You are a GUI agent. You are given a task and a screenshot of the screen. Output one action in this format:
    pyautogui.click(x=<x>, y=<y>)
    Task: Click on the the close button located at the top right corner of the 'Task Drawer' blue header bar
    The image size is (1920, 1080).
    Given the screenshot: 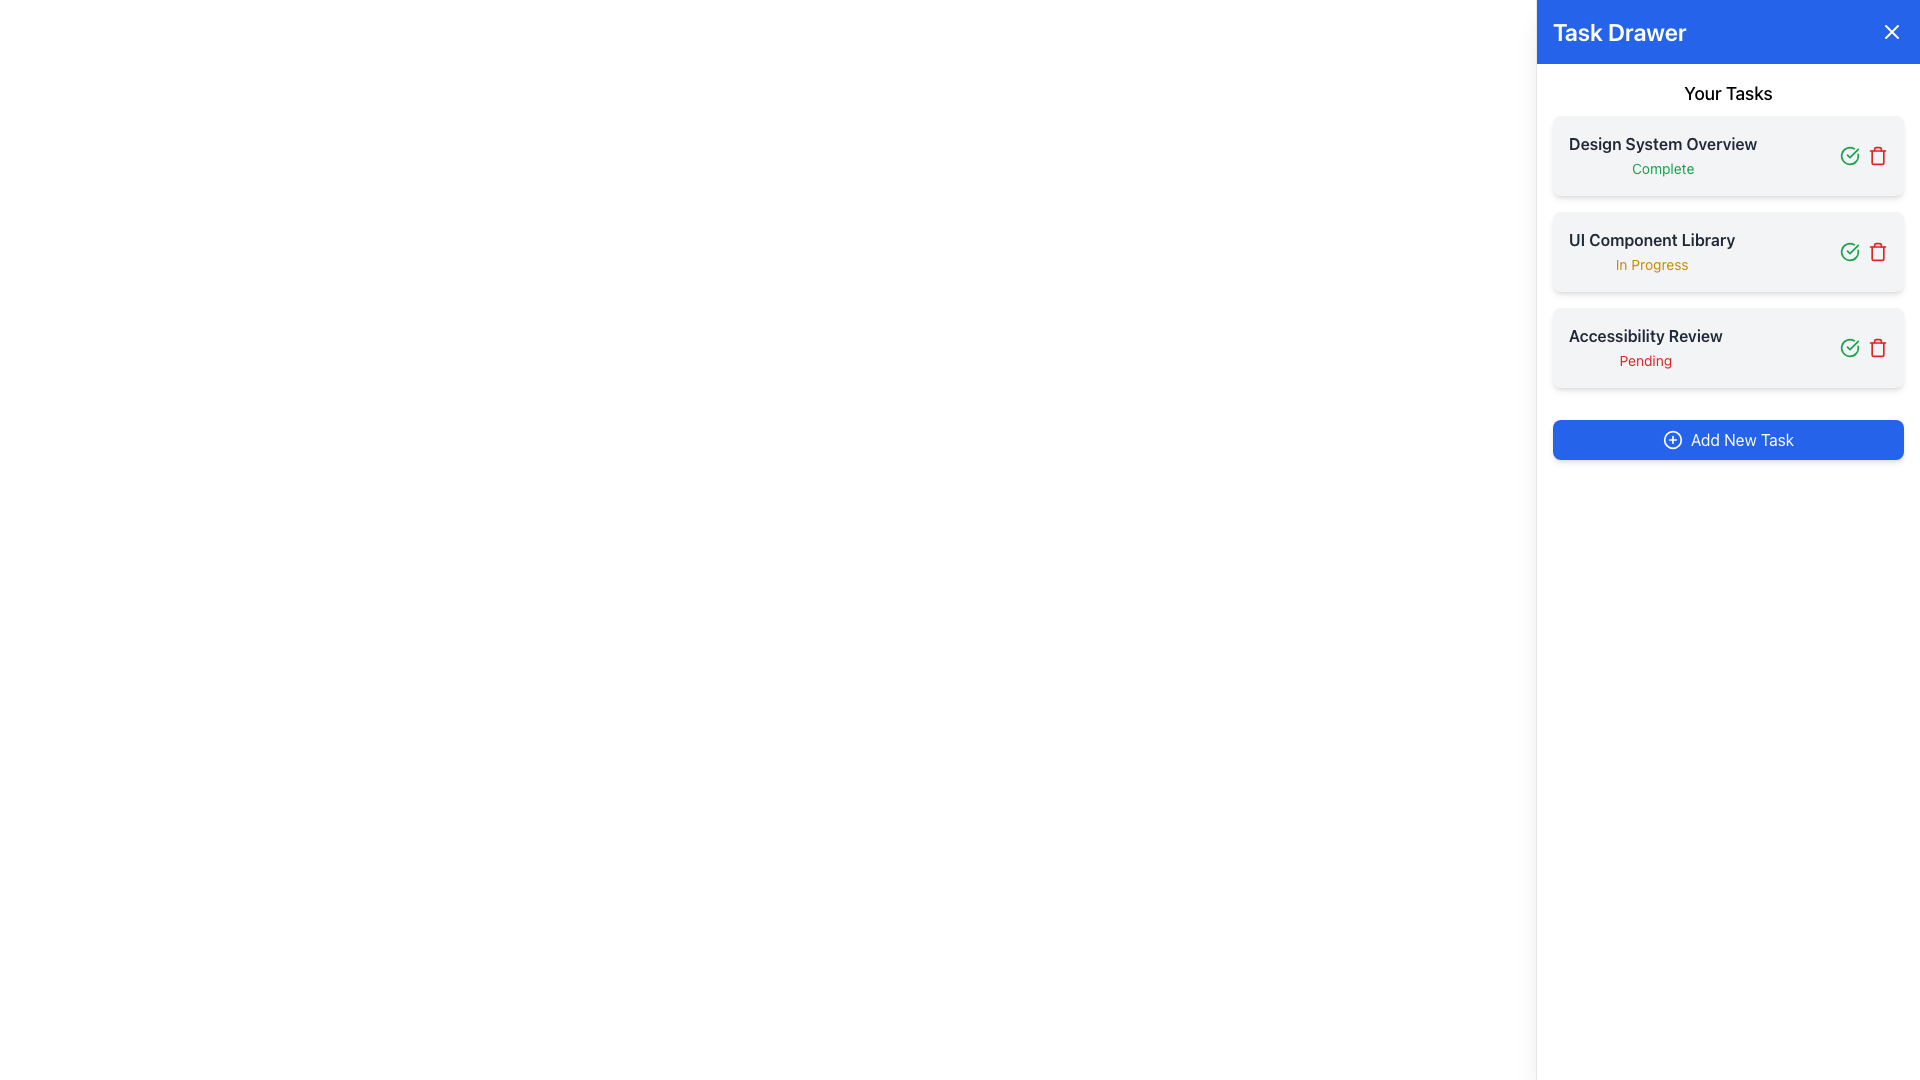 What is the action you would take?
    pyautogui.click(x=1890, y=31)
    